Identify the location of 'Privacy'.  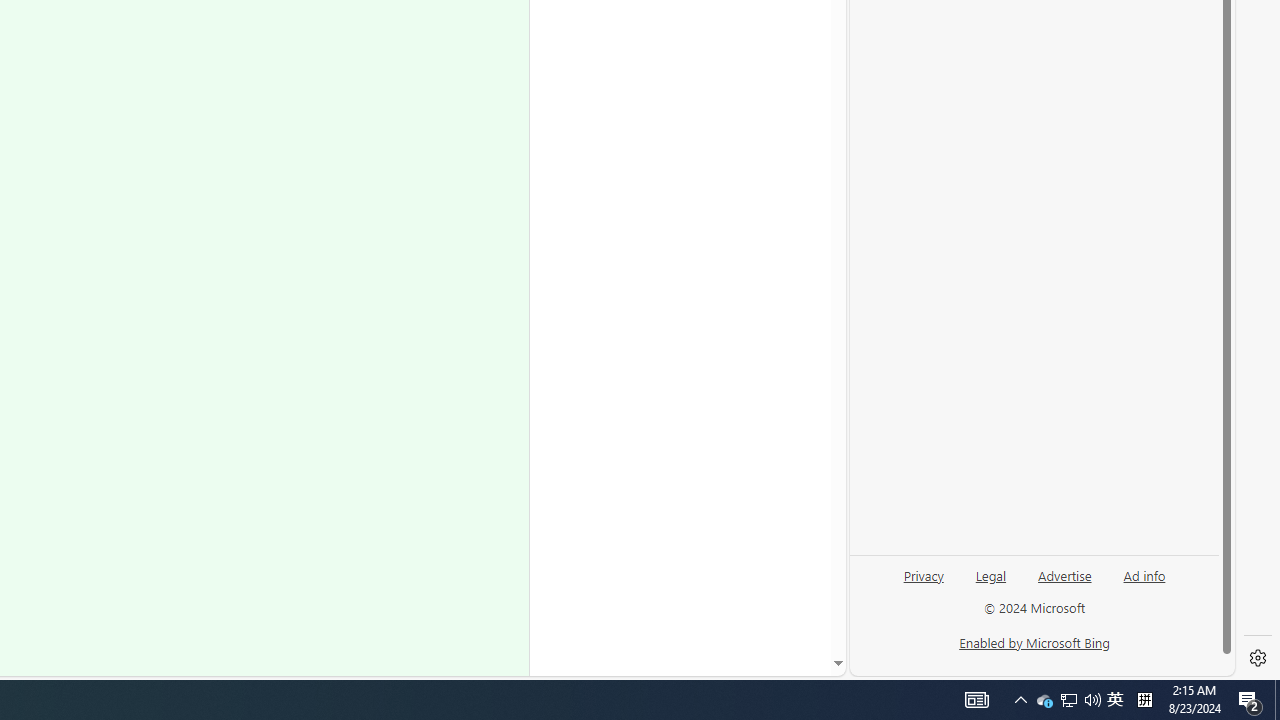
(922, 574).